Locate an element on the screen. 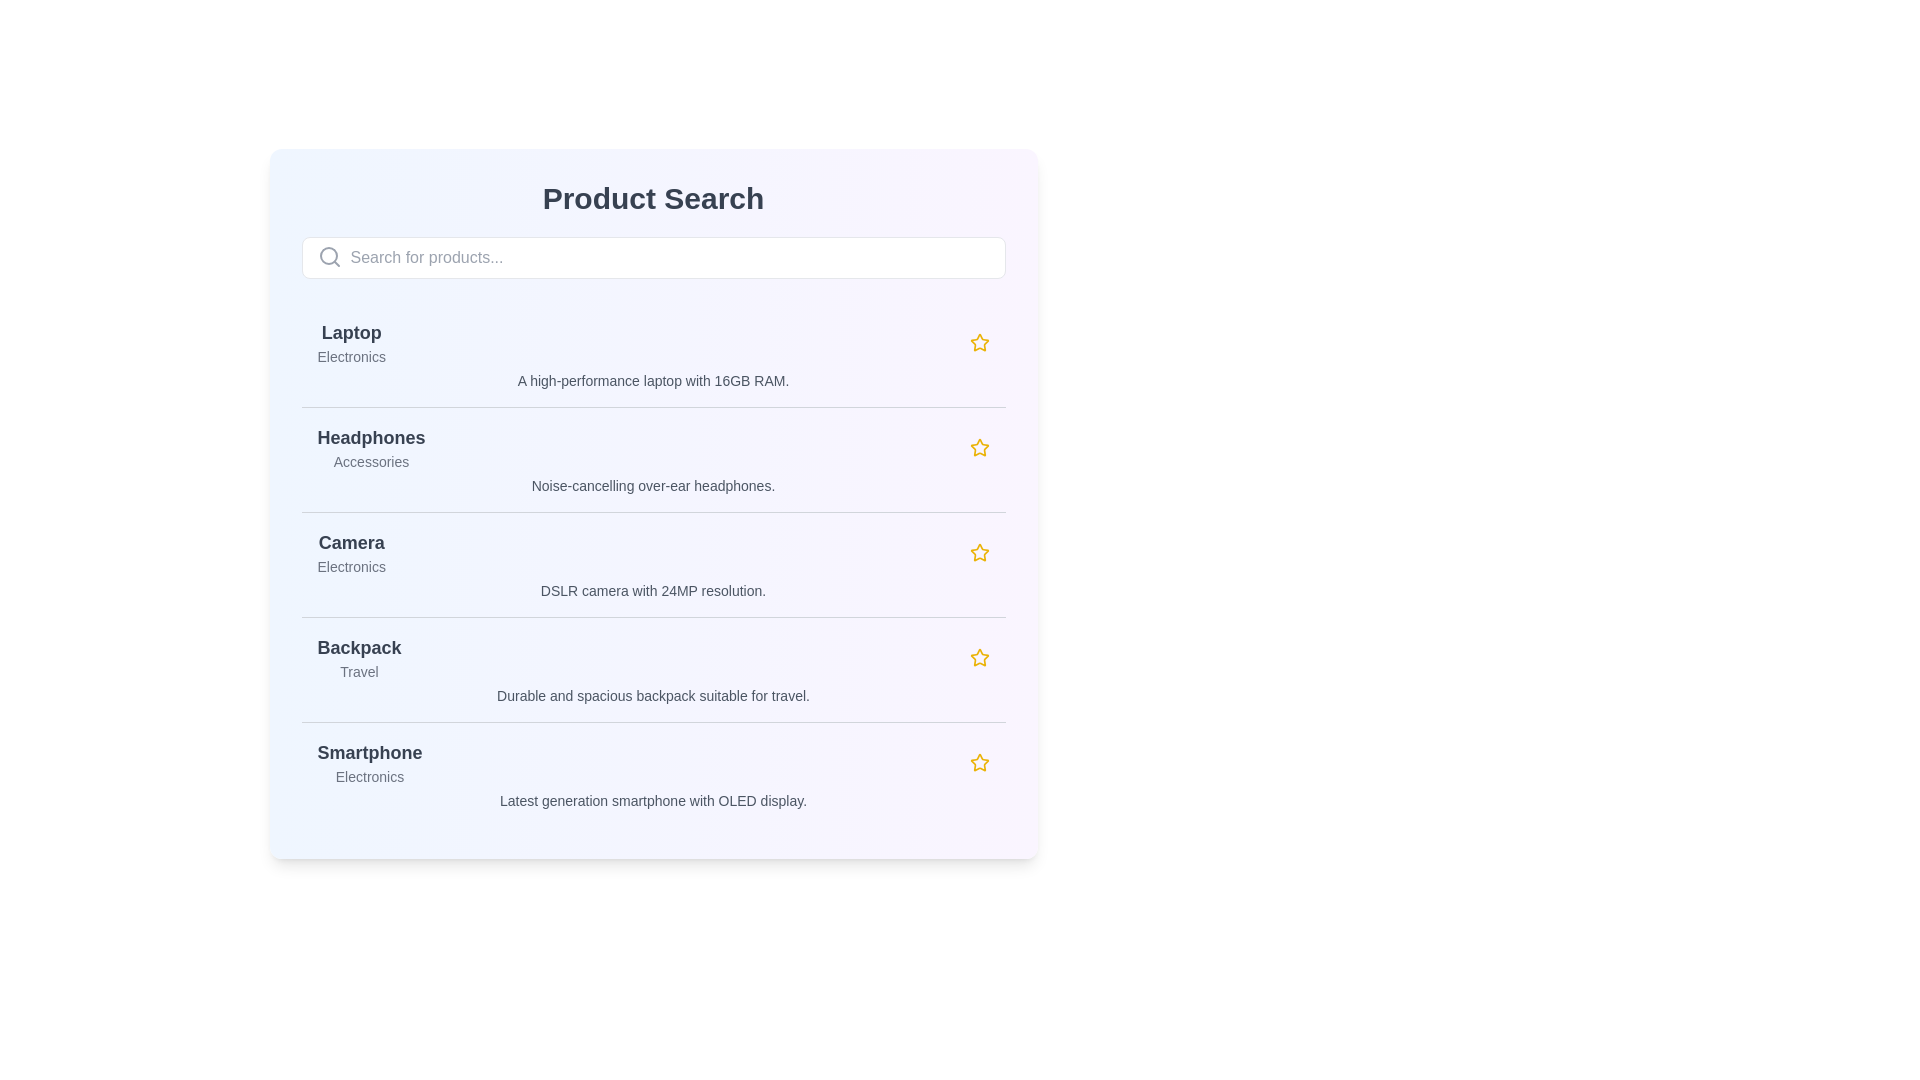 The width and height of the screenshot is (1920, 1080). the star icon located at the far-right side of the 'Smartphone' product entry to favorite the product is located at coordinates (979, 763).